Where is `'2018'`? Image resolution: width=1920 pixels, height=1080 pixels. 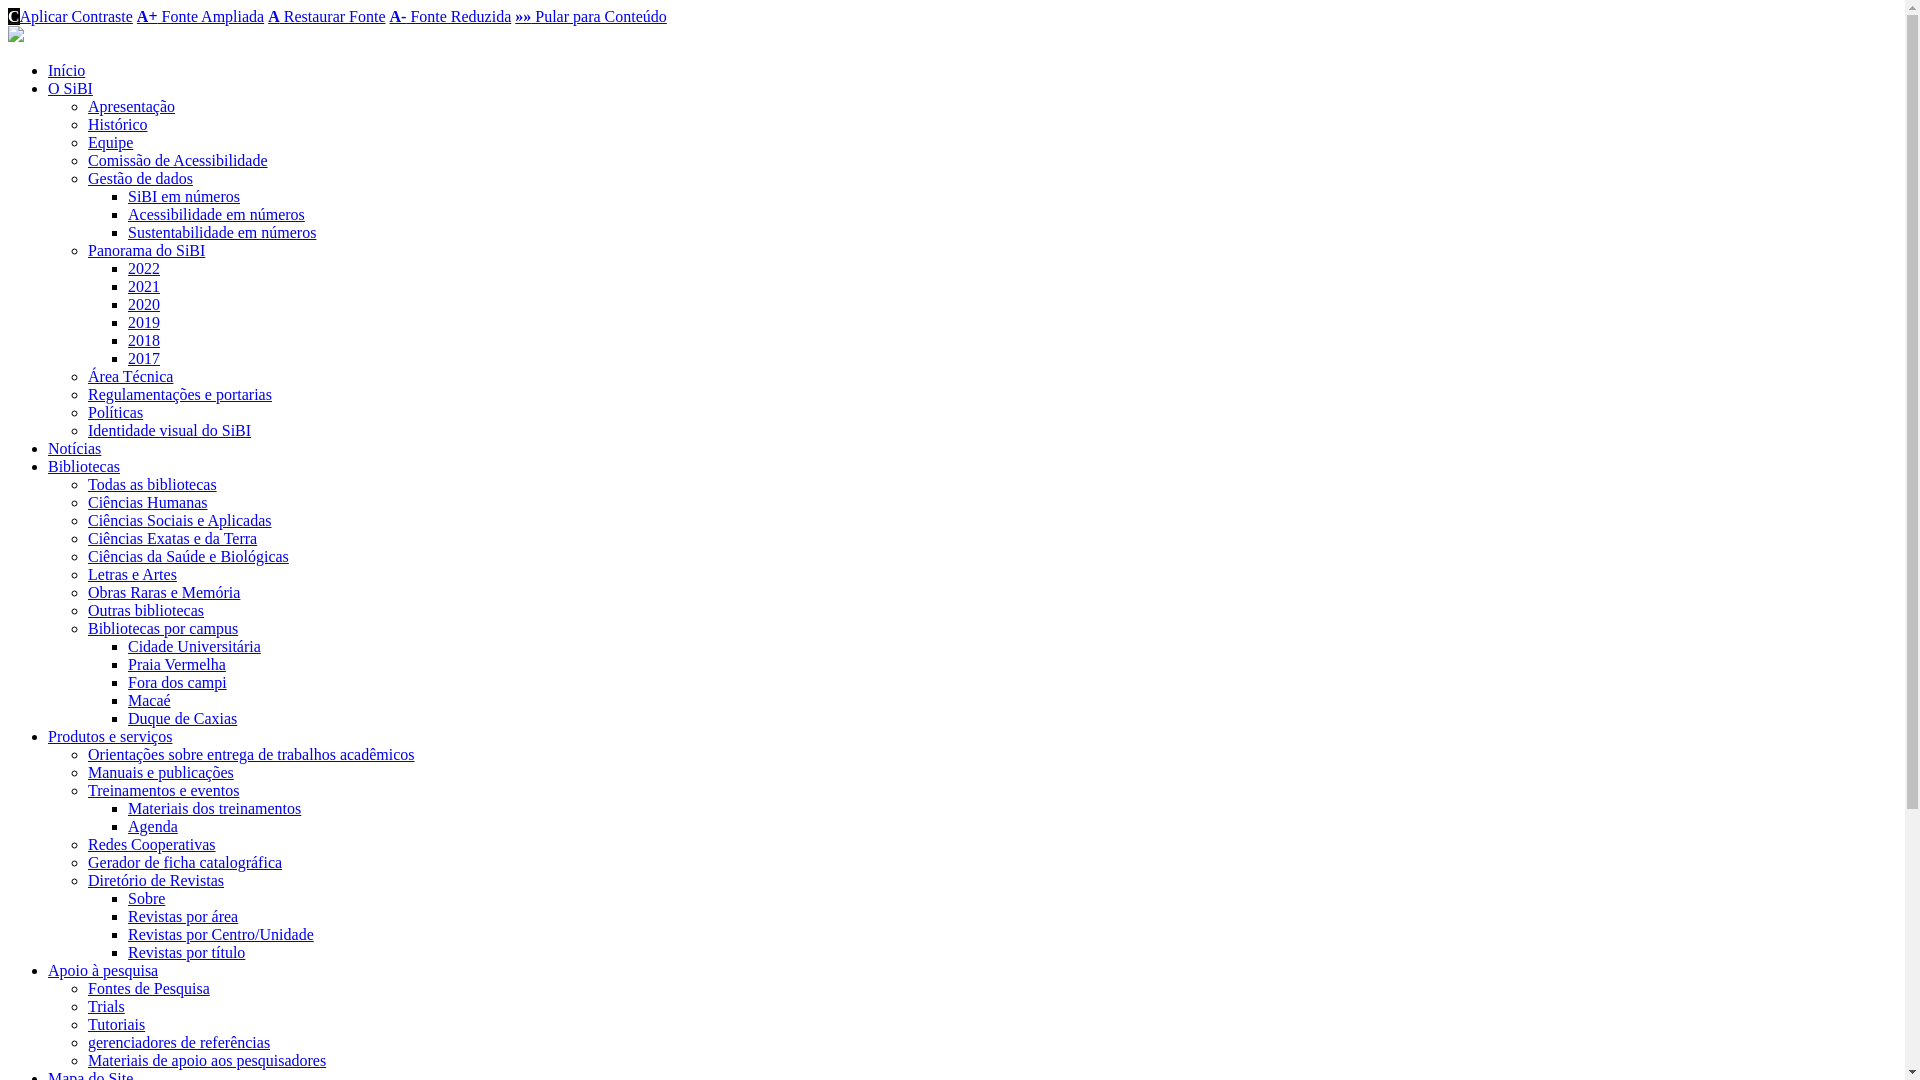 '2018' is located at coordinates (143, 339).